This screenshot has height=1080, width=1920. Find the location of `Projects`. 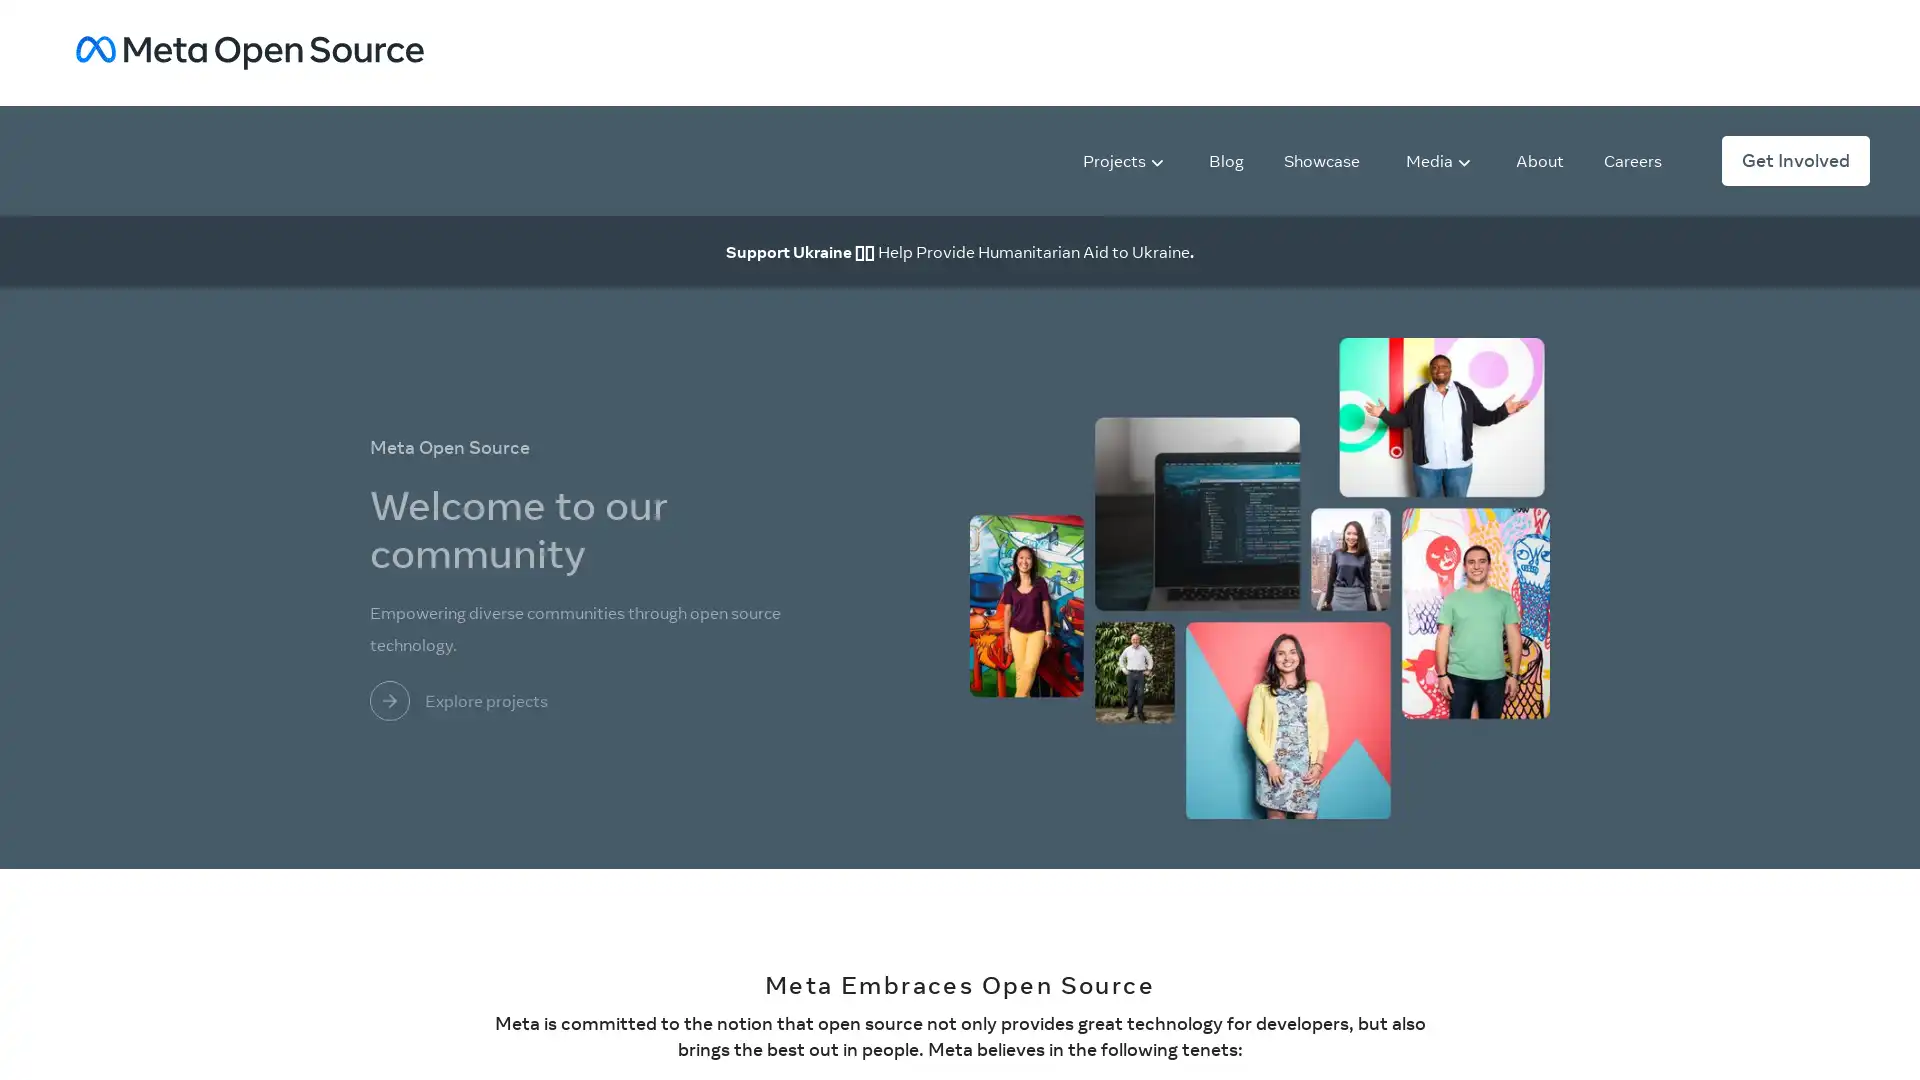

Projects is located at coordinates (1123, 158).